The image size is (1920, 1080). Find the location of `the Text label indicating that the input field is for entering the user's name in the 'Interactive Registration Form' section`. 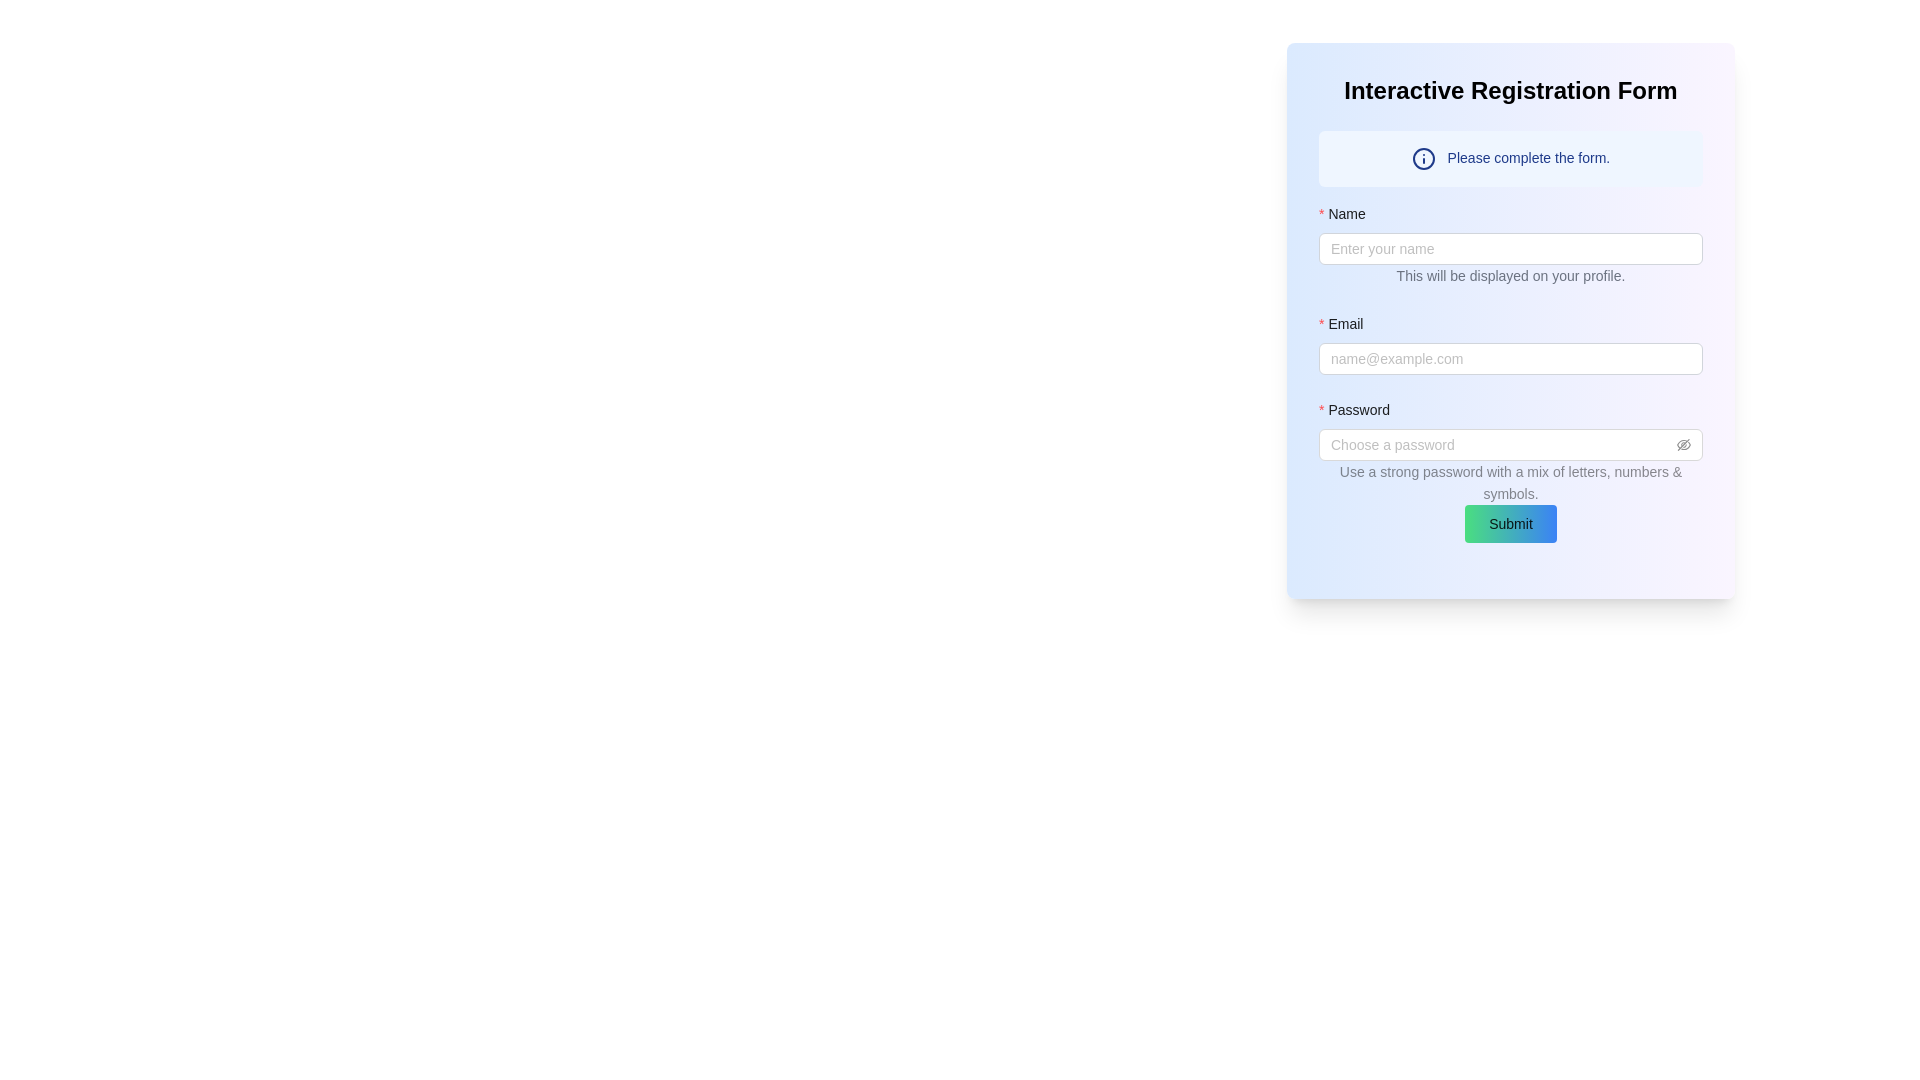

the Text label indicating that the input field is for entering the user's name in the 'Interactive Registration Form' section is located at coordinates (1349, 214).